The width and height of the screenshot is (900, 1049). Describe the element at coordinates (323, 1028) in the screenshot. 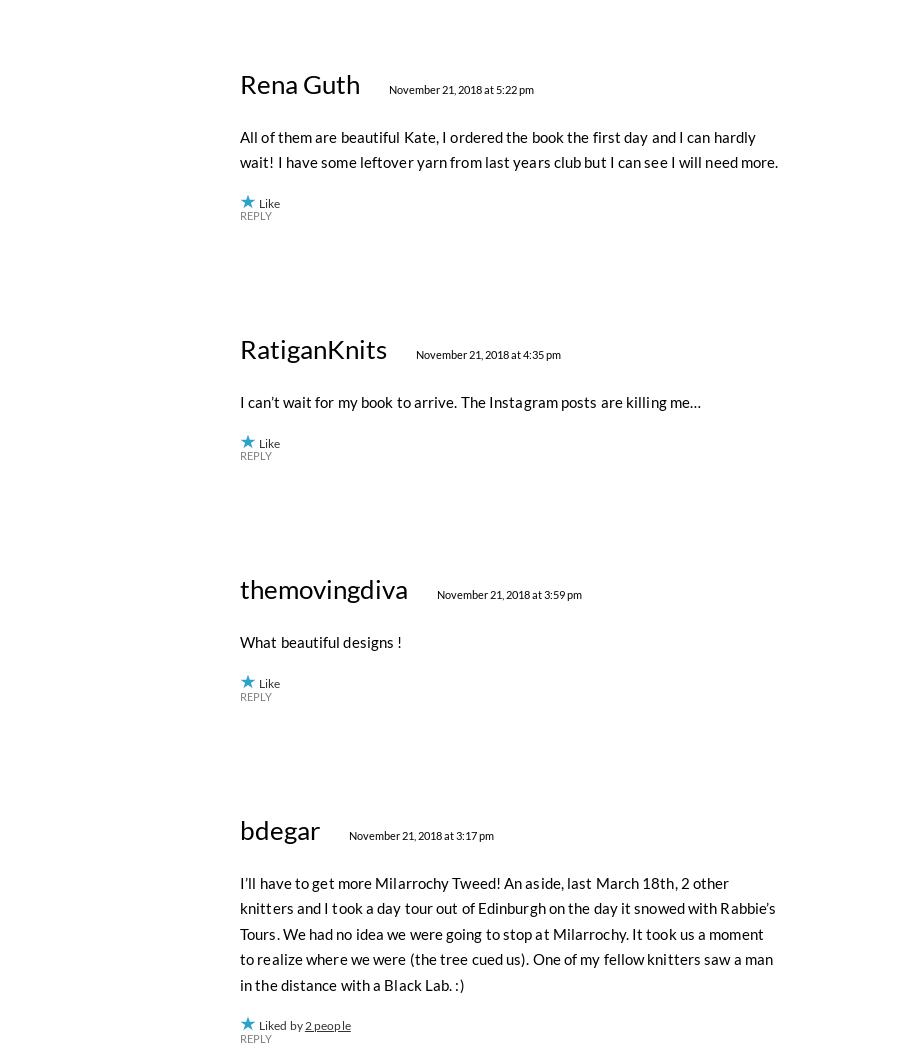

I see `'themovingdiva'` at that location.